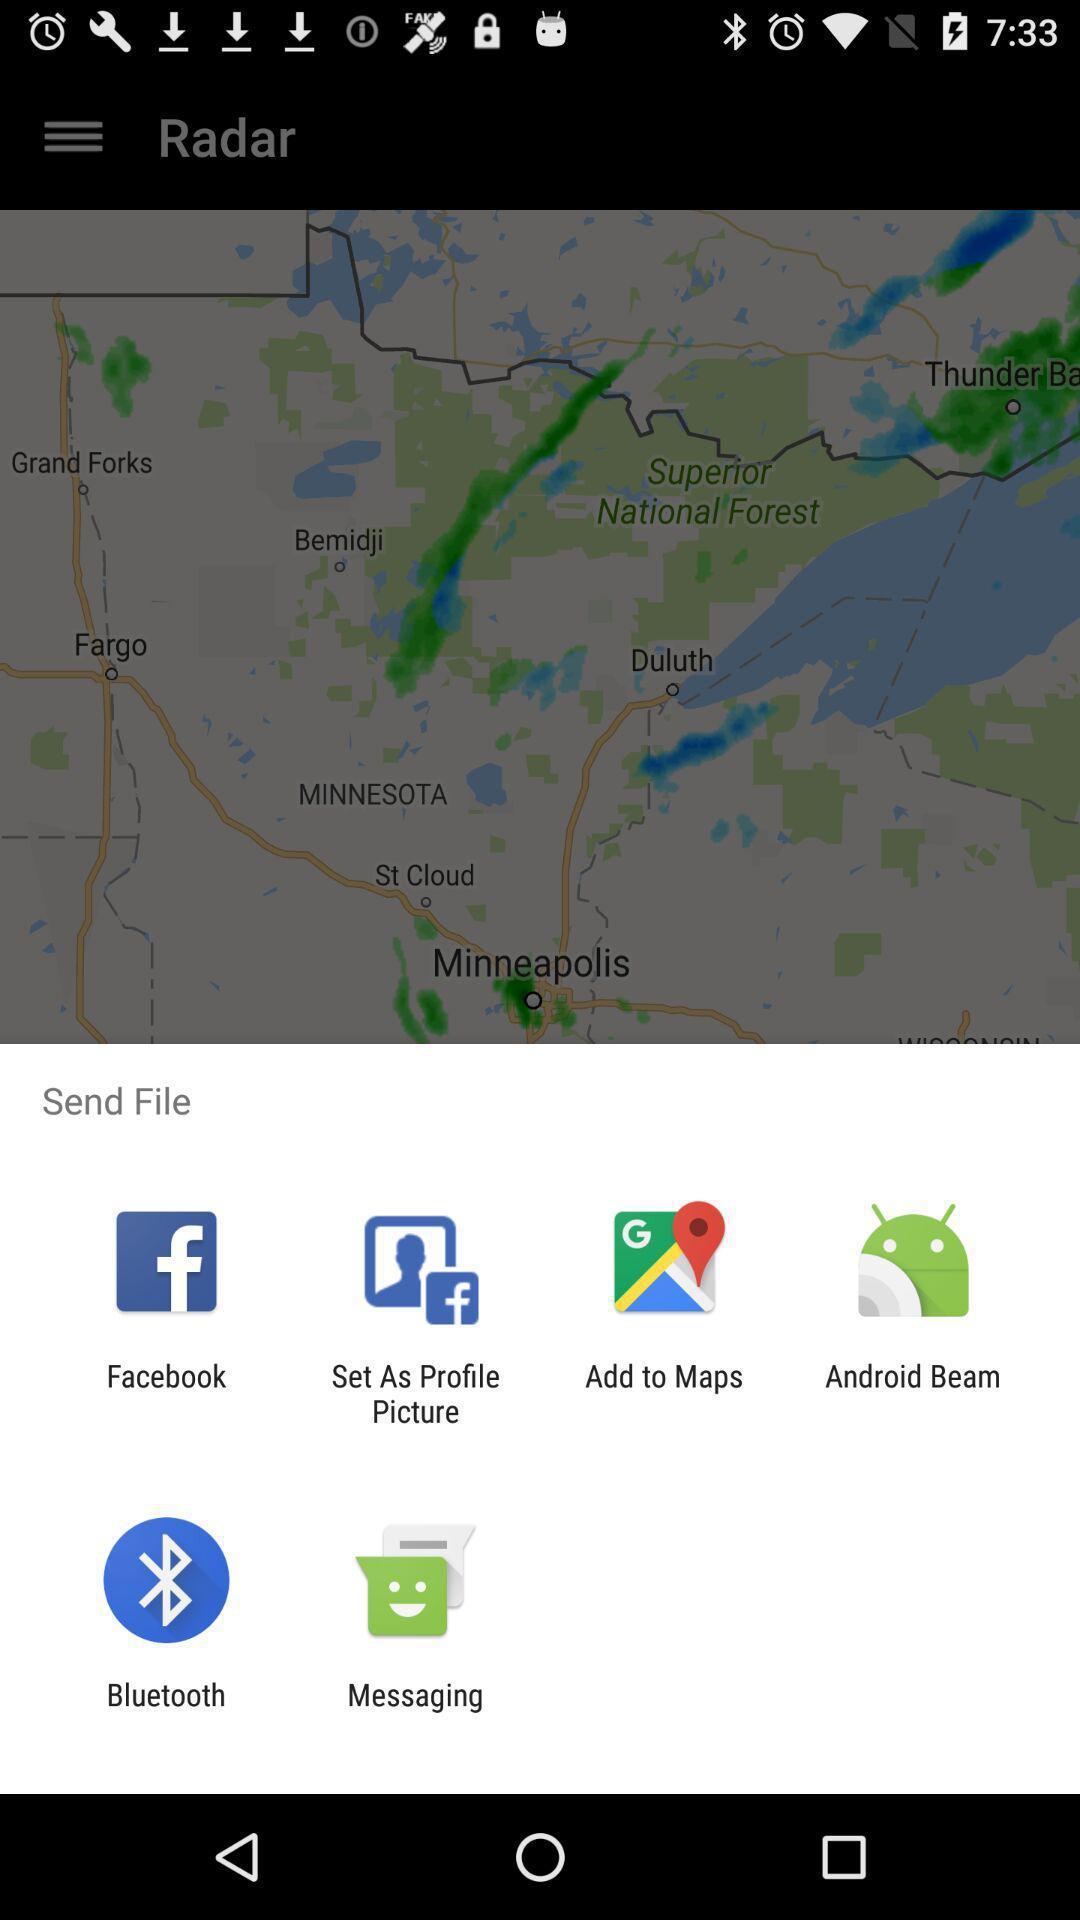 This screenshot has width=1080, height=1920. I want to click on the icon to the right of the add to maps icon, so click(913, 1392).